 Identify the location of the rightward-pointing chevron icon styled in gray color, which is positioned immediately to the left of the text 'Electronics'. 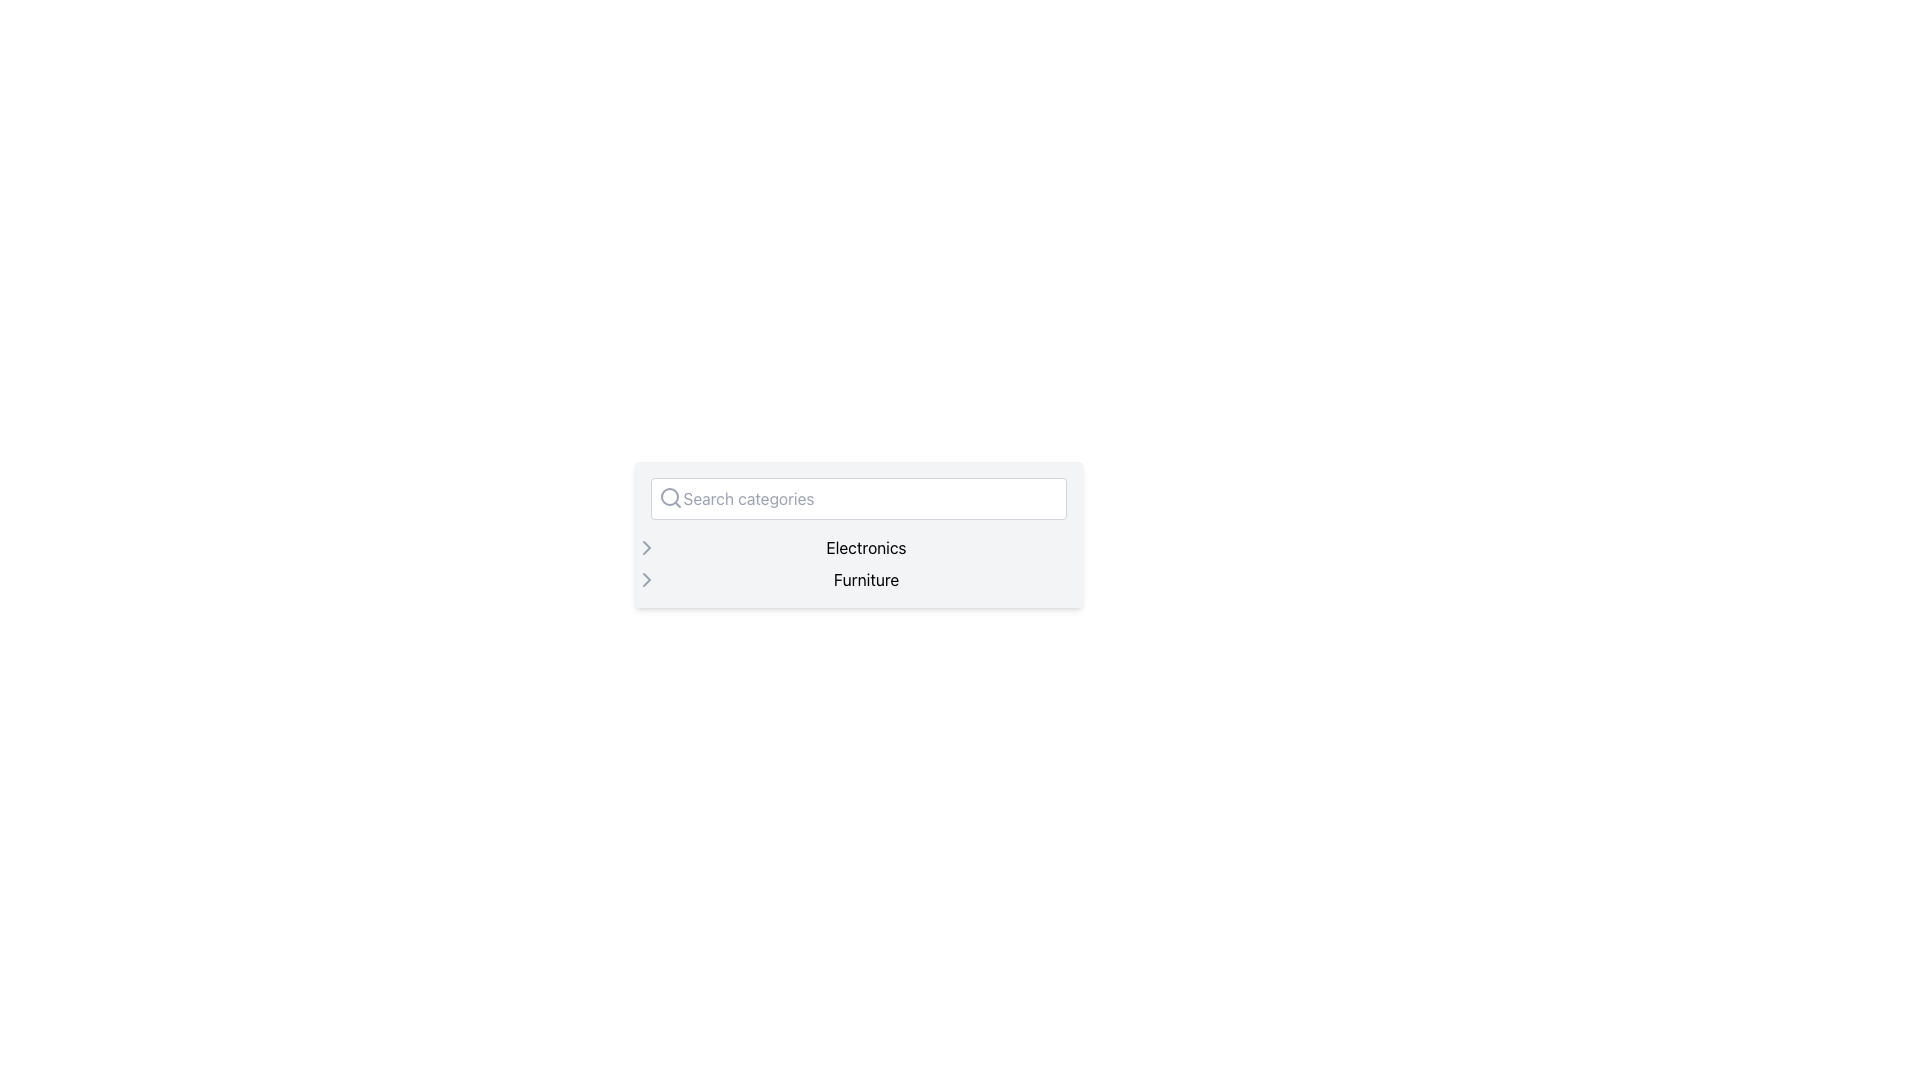
(646, 547).